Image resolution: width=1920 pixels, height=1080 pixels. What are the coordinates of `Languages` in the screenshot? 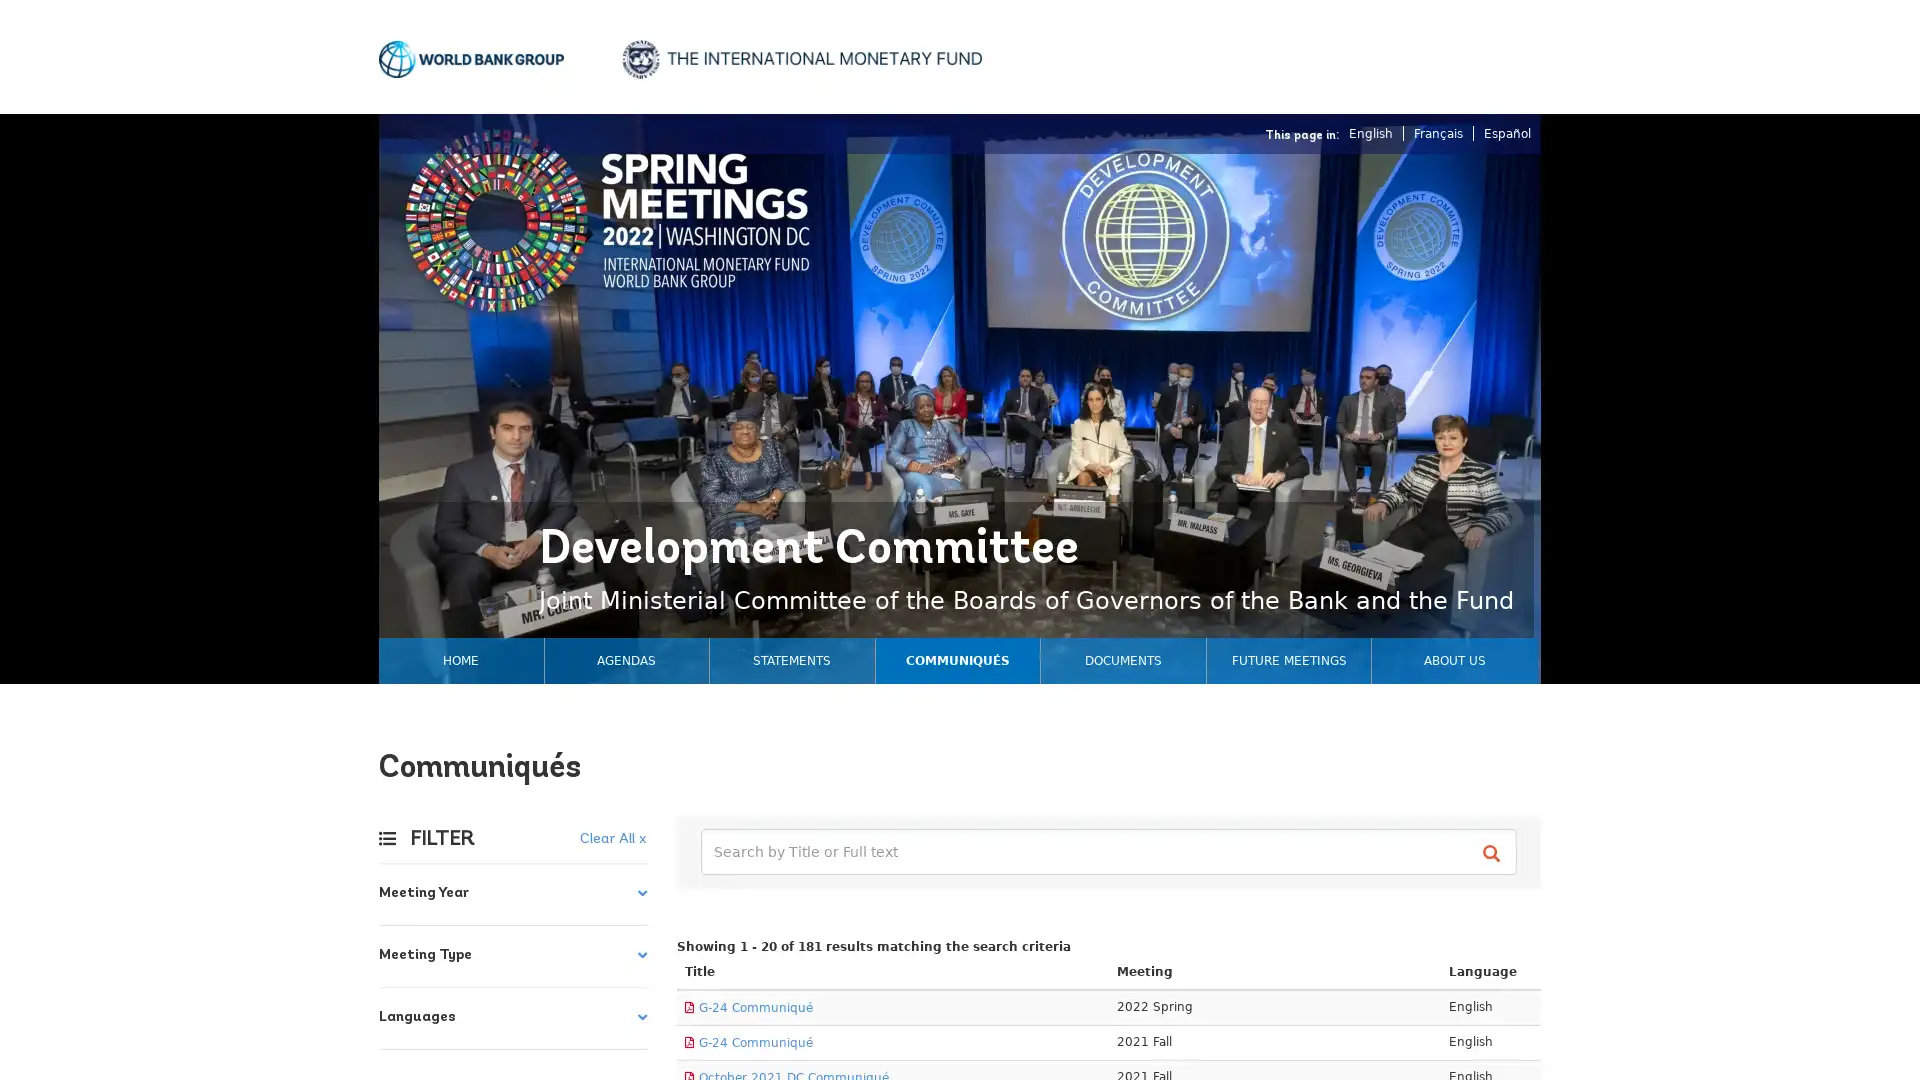 It's located at (513, 1018).